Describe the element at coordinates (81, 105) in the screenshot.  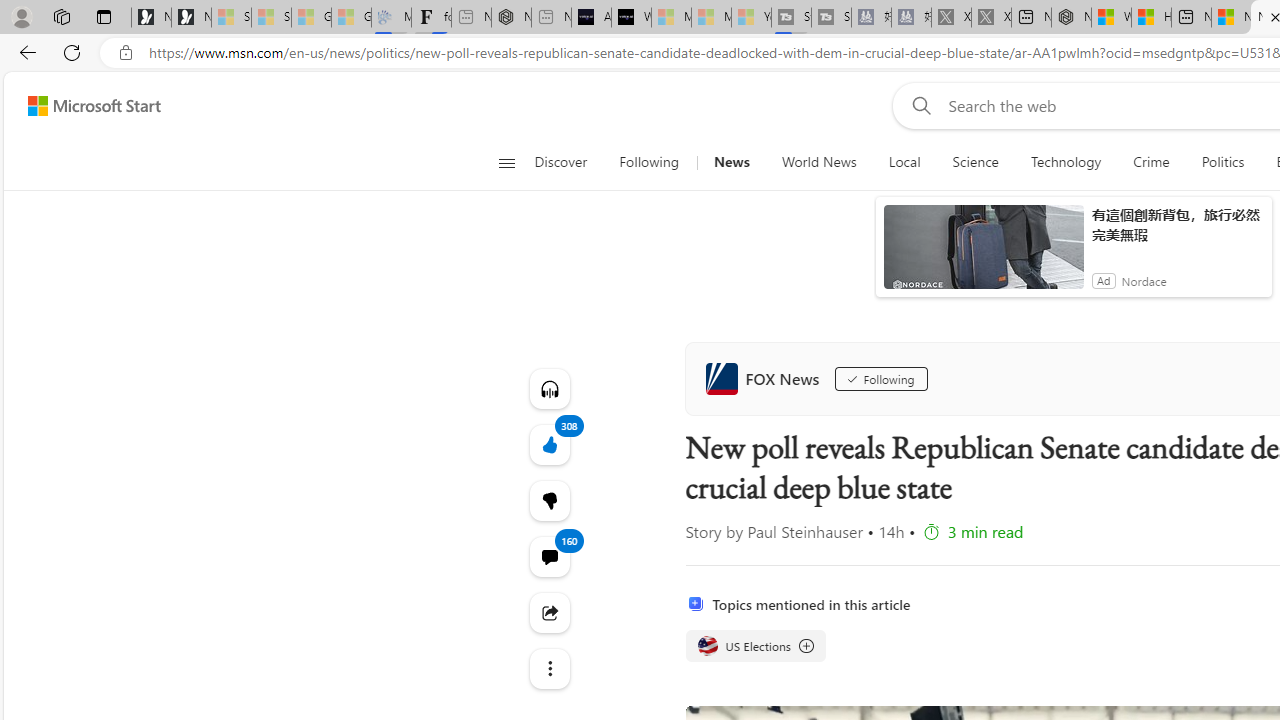
I see `'Skip to footer'` at that location.